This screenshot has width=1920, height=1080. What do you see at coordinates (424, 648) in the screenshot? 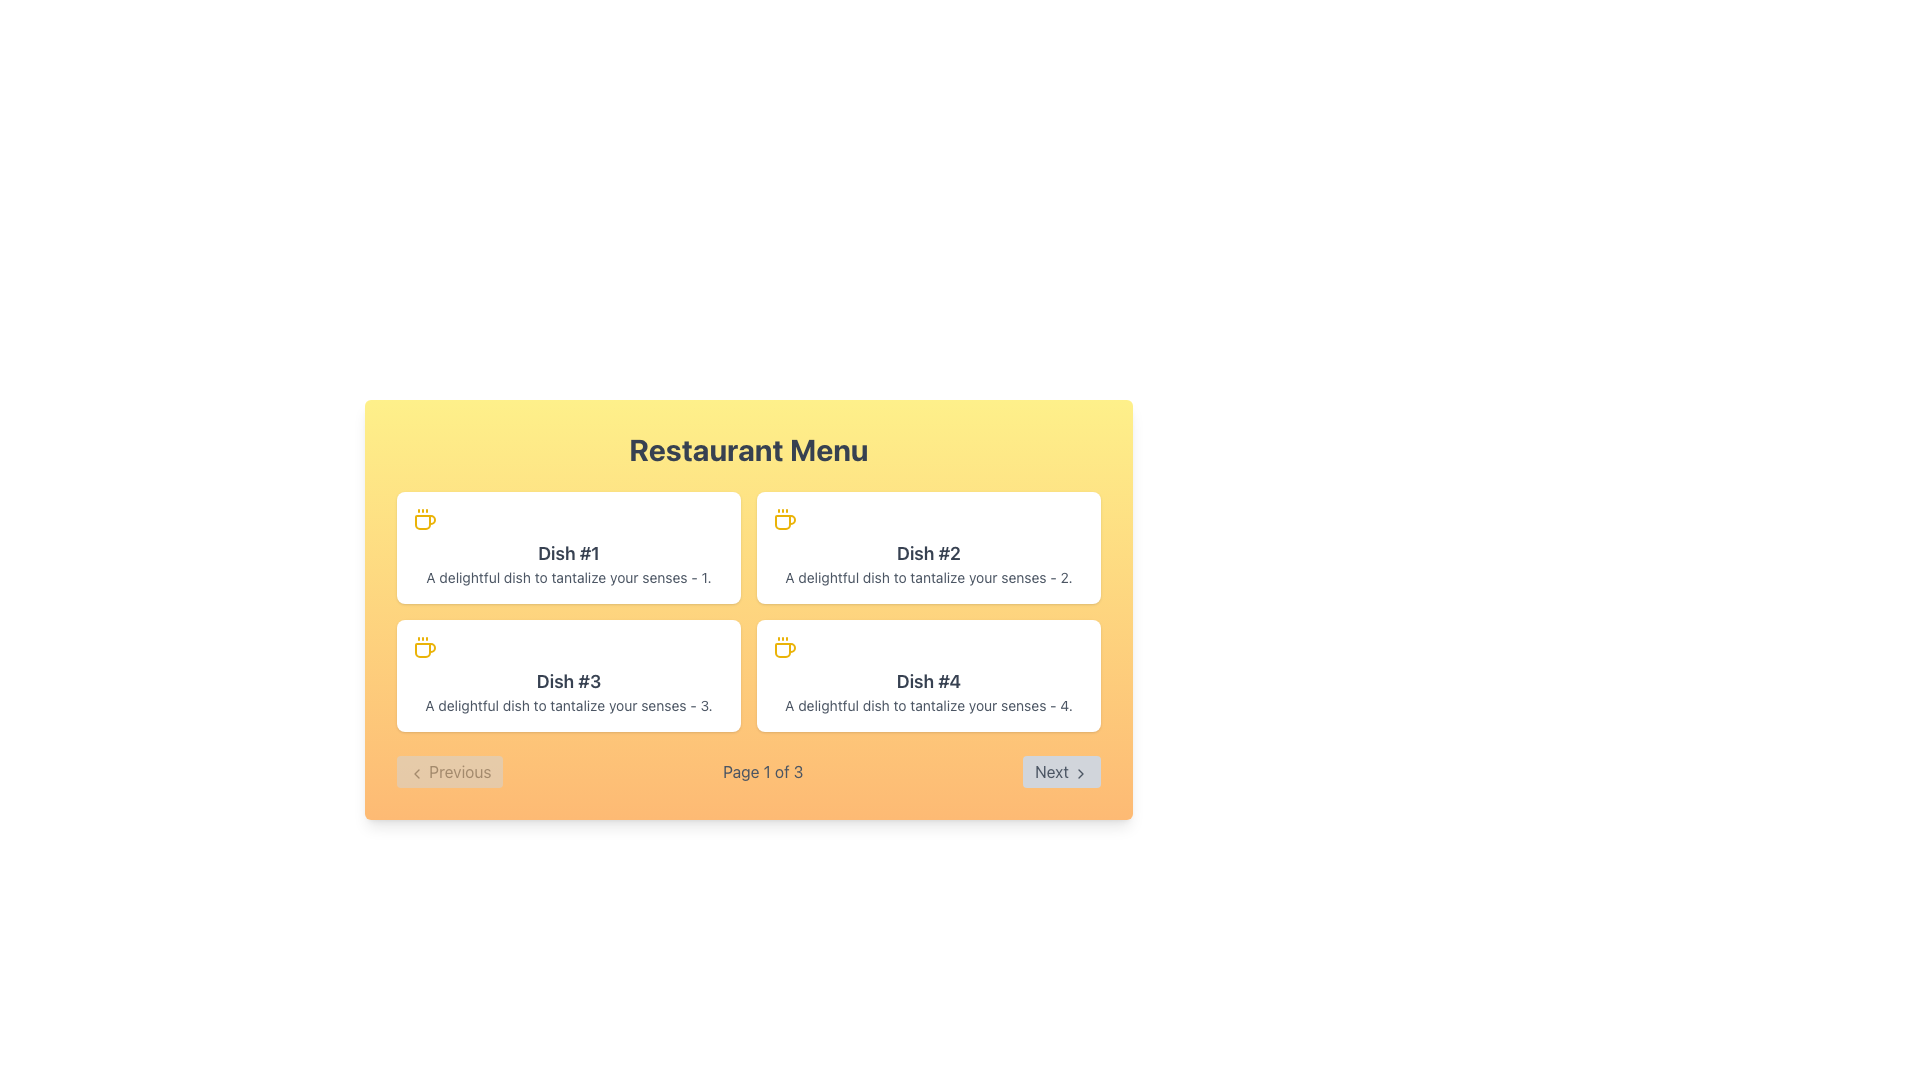
I see `the coffee cup icon, which is styled in yellow with three steam lines, located in the top left corner of the 'Dish #3' card` at bounding box center [424, 648].